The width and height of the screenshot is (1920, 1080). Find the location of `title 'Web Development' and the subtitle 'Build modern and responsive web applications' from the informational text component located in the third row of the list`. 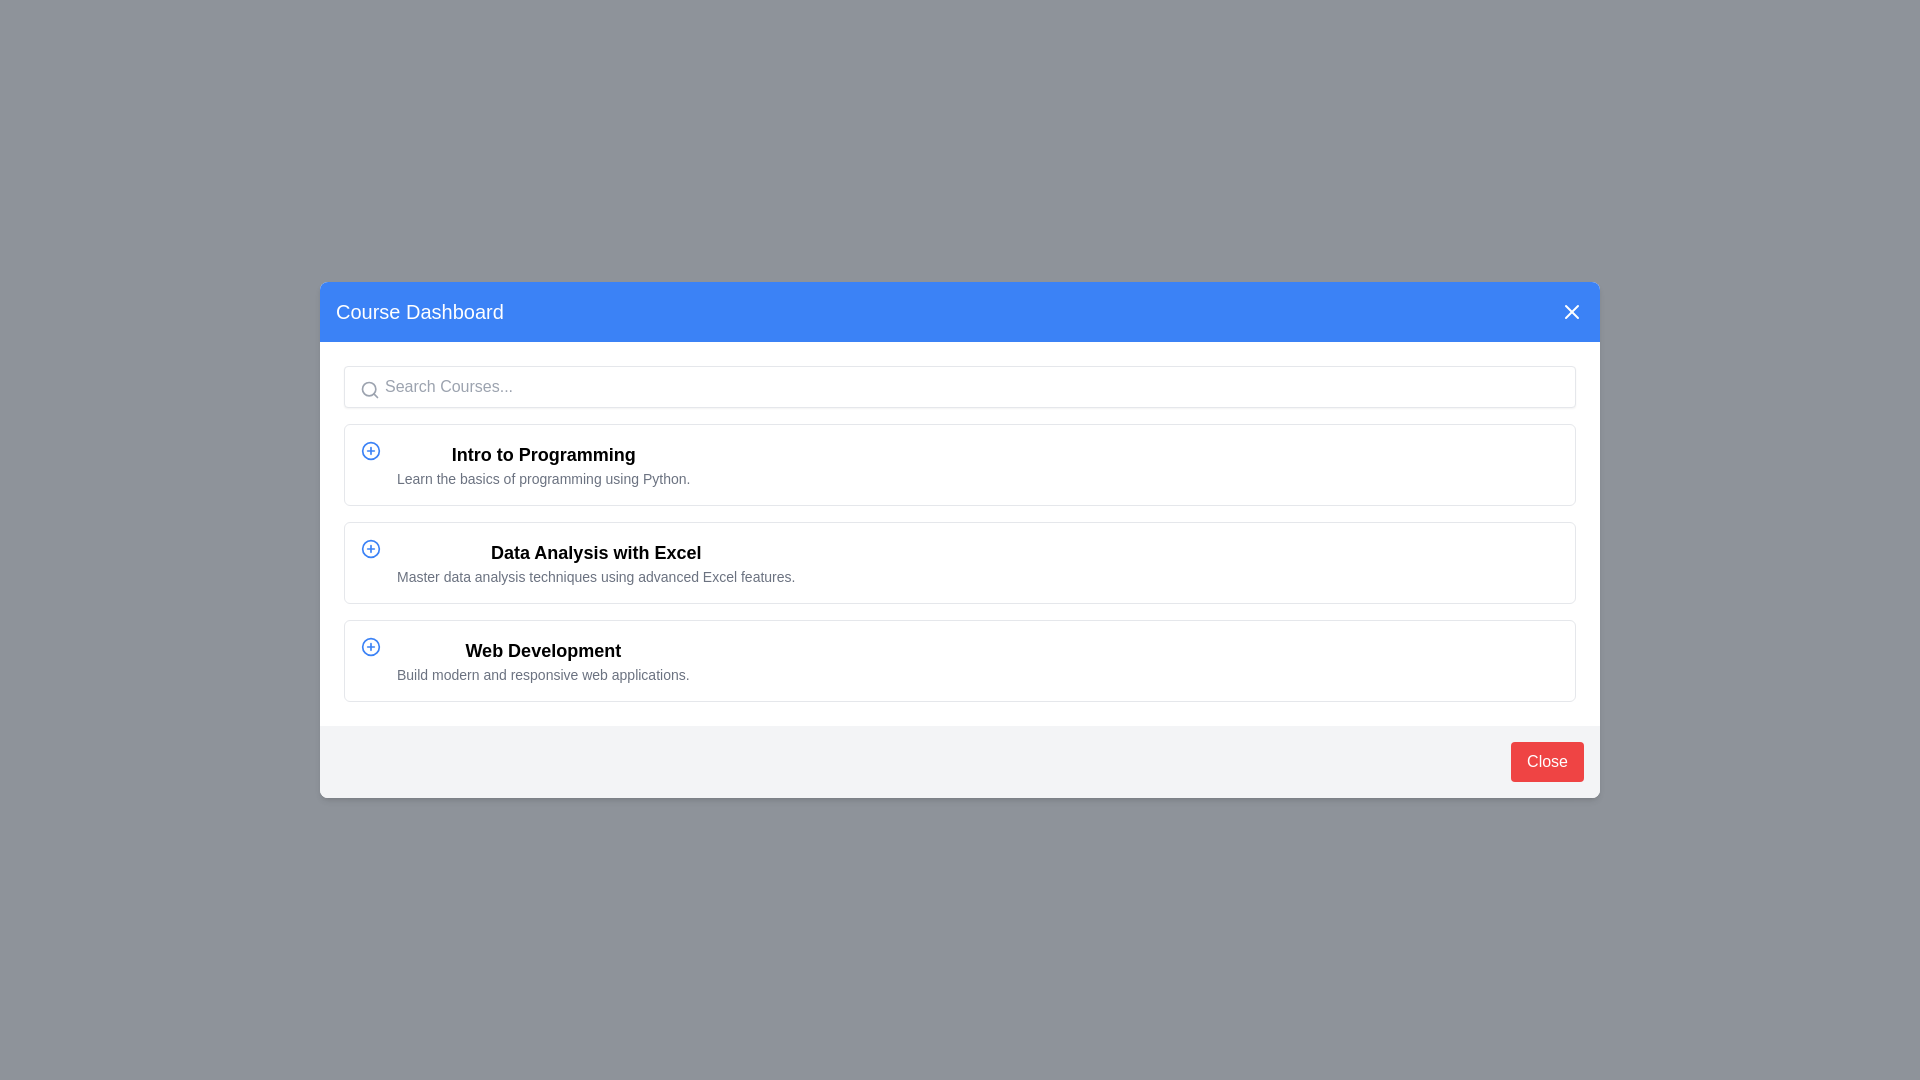

title 'Web Development' and the subtitle 'Build modern and responsive web applications' from the informational text component located in the third row of the list is located at coordinates (543, 660).